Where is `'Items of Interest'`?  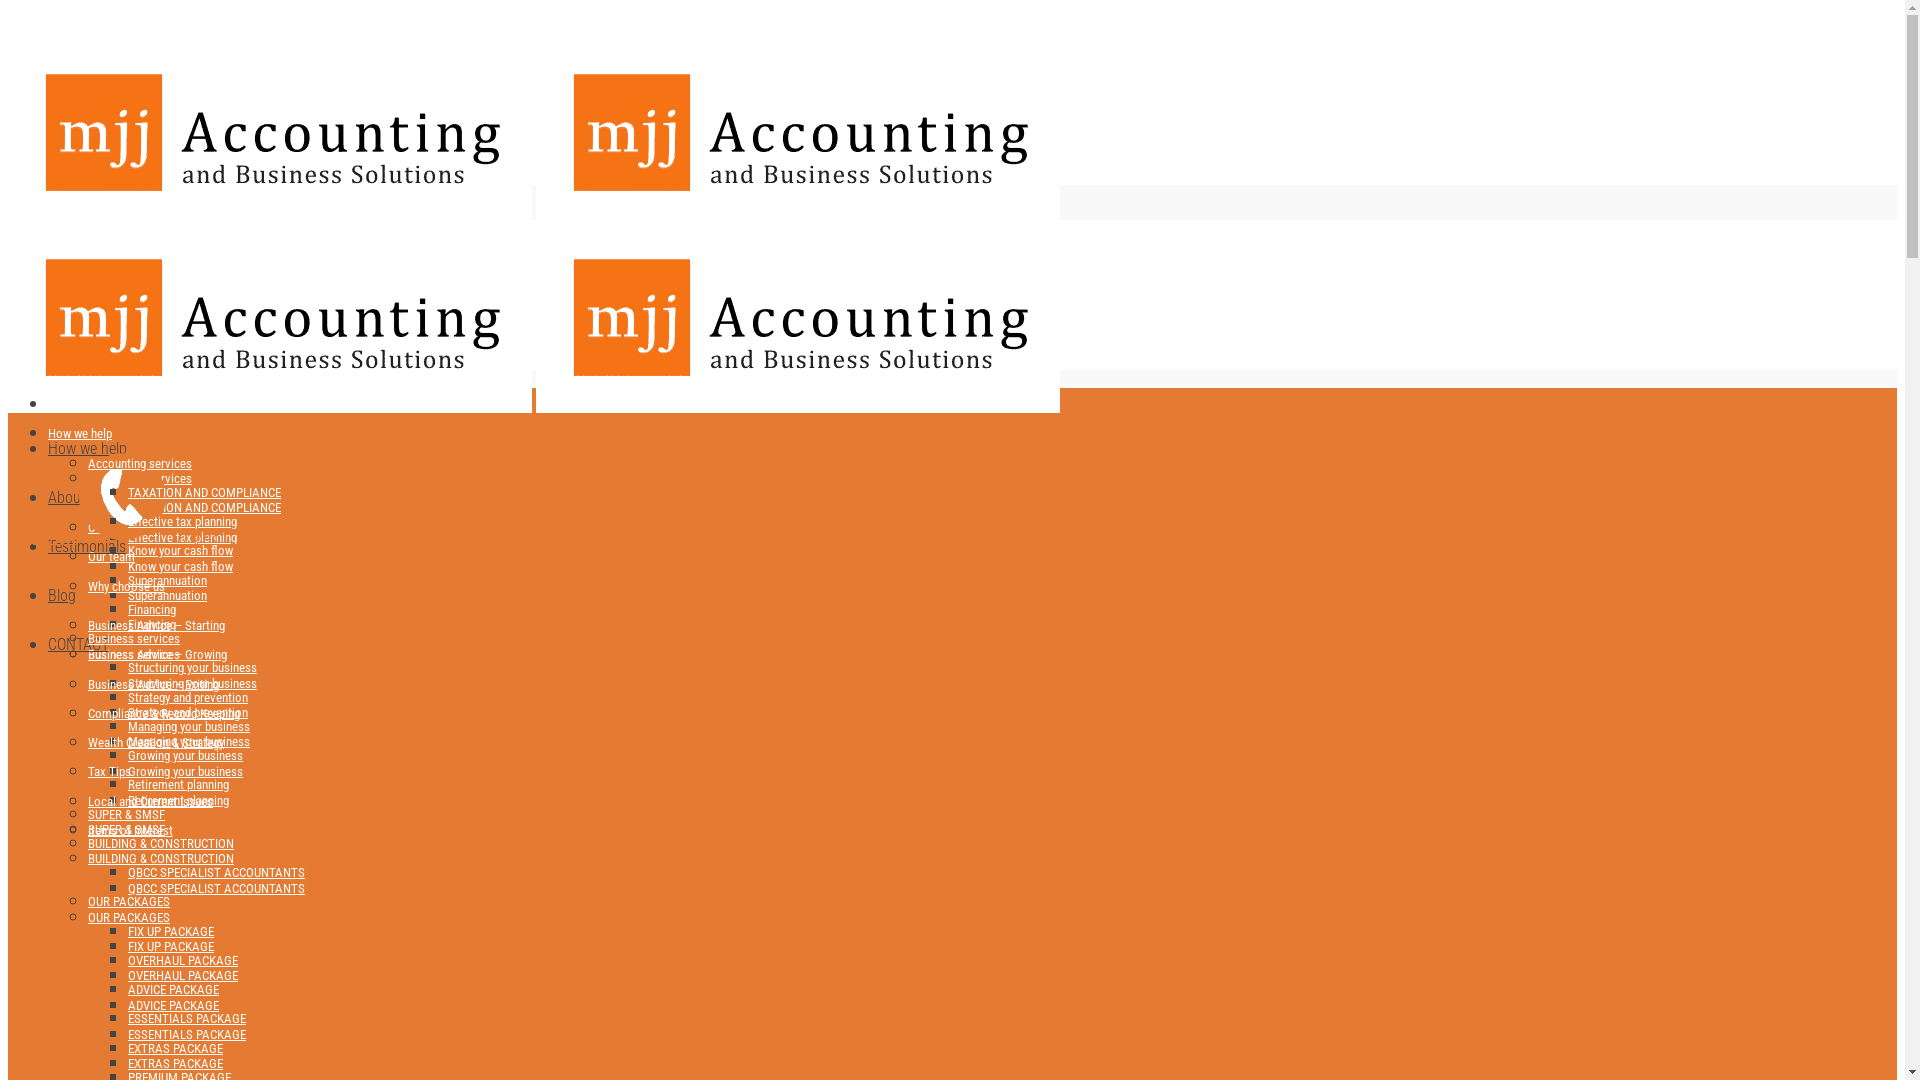
'Items of Interest' is located at coordinates (129, 830).